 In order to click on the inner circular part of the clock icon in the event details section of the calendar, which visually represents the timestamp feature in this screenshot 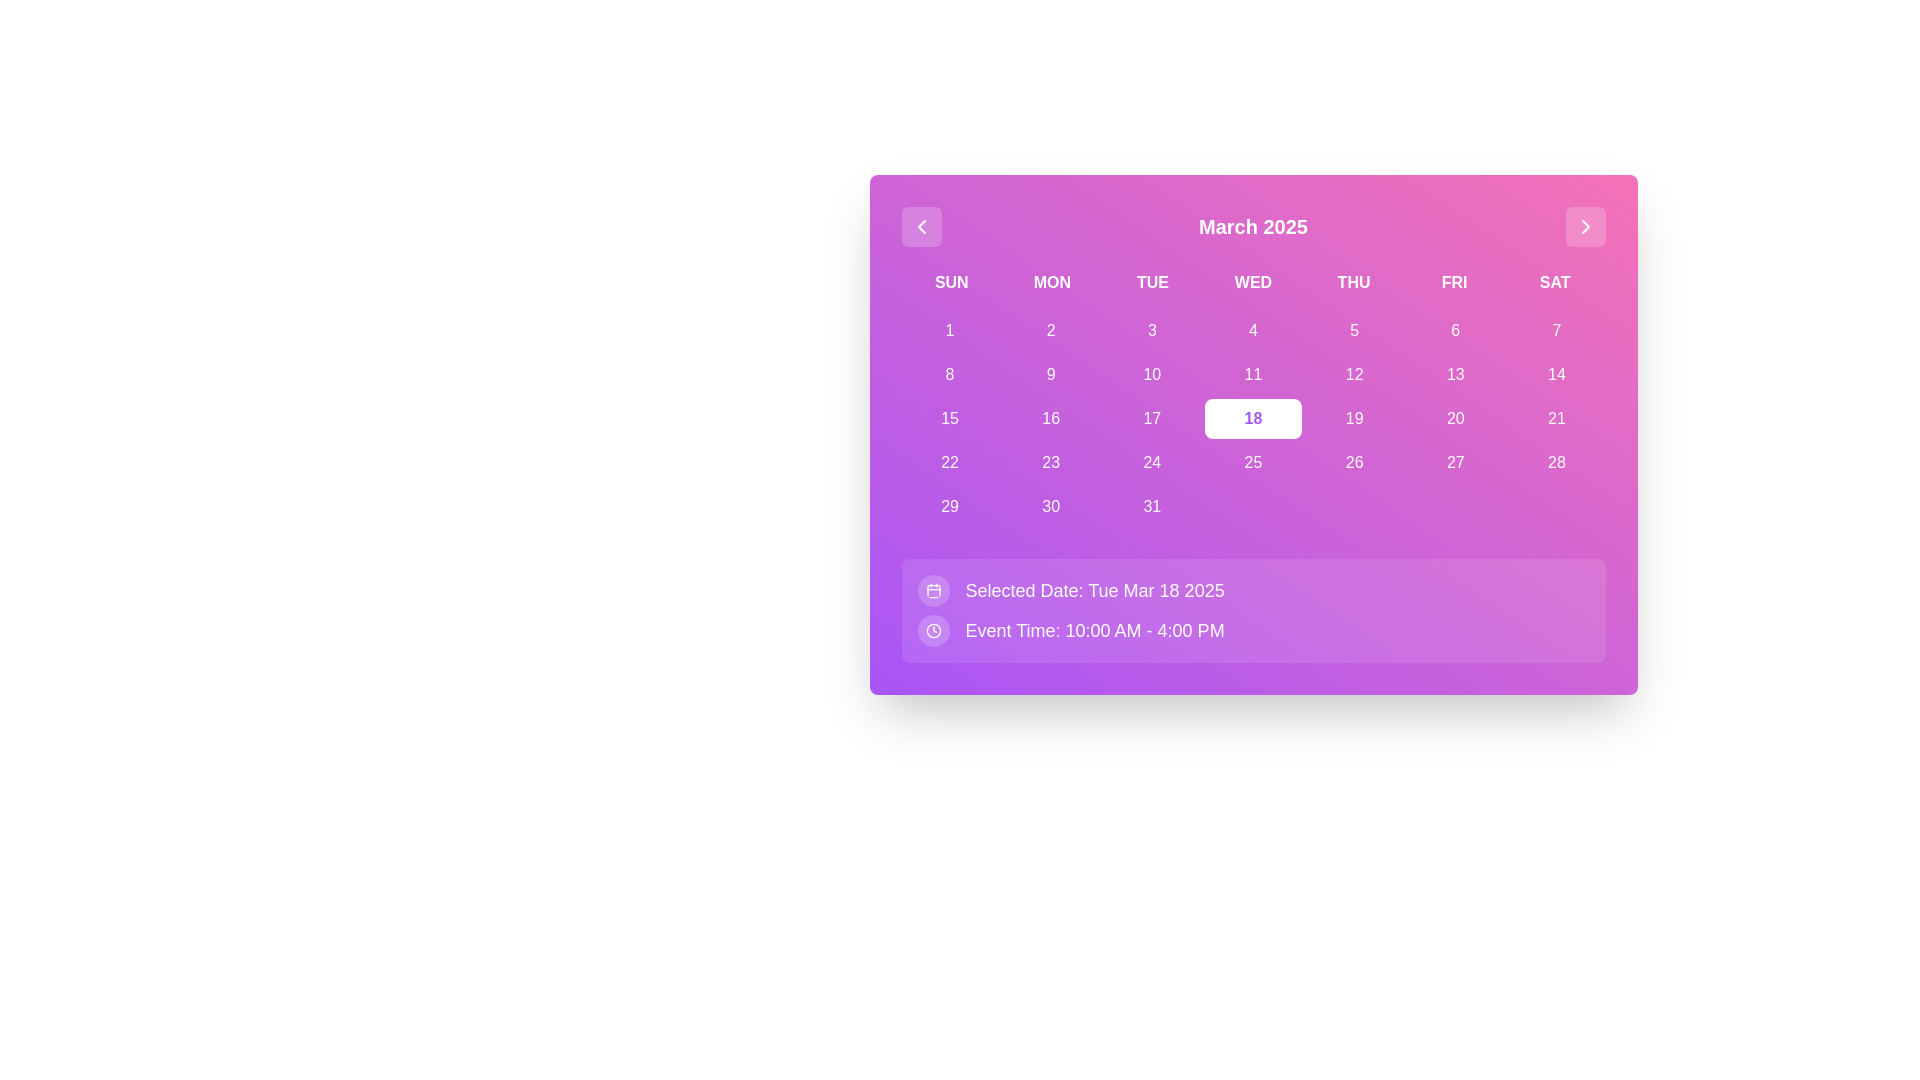, I will do `click(932, 631)`.